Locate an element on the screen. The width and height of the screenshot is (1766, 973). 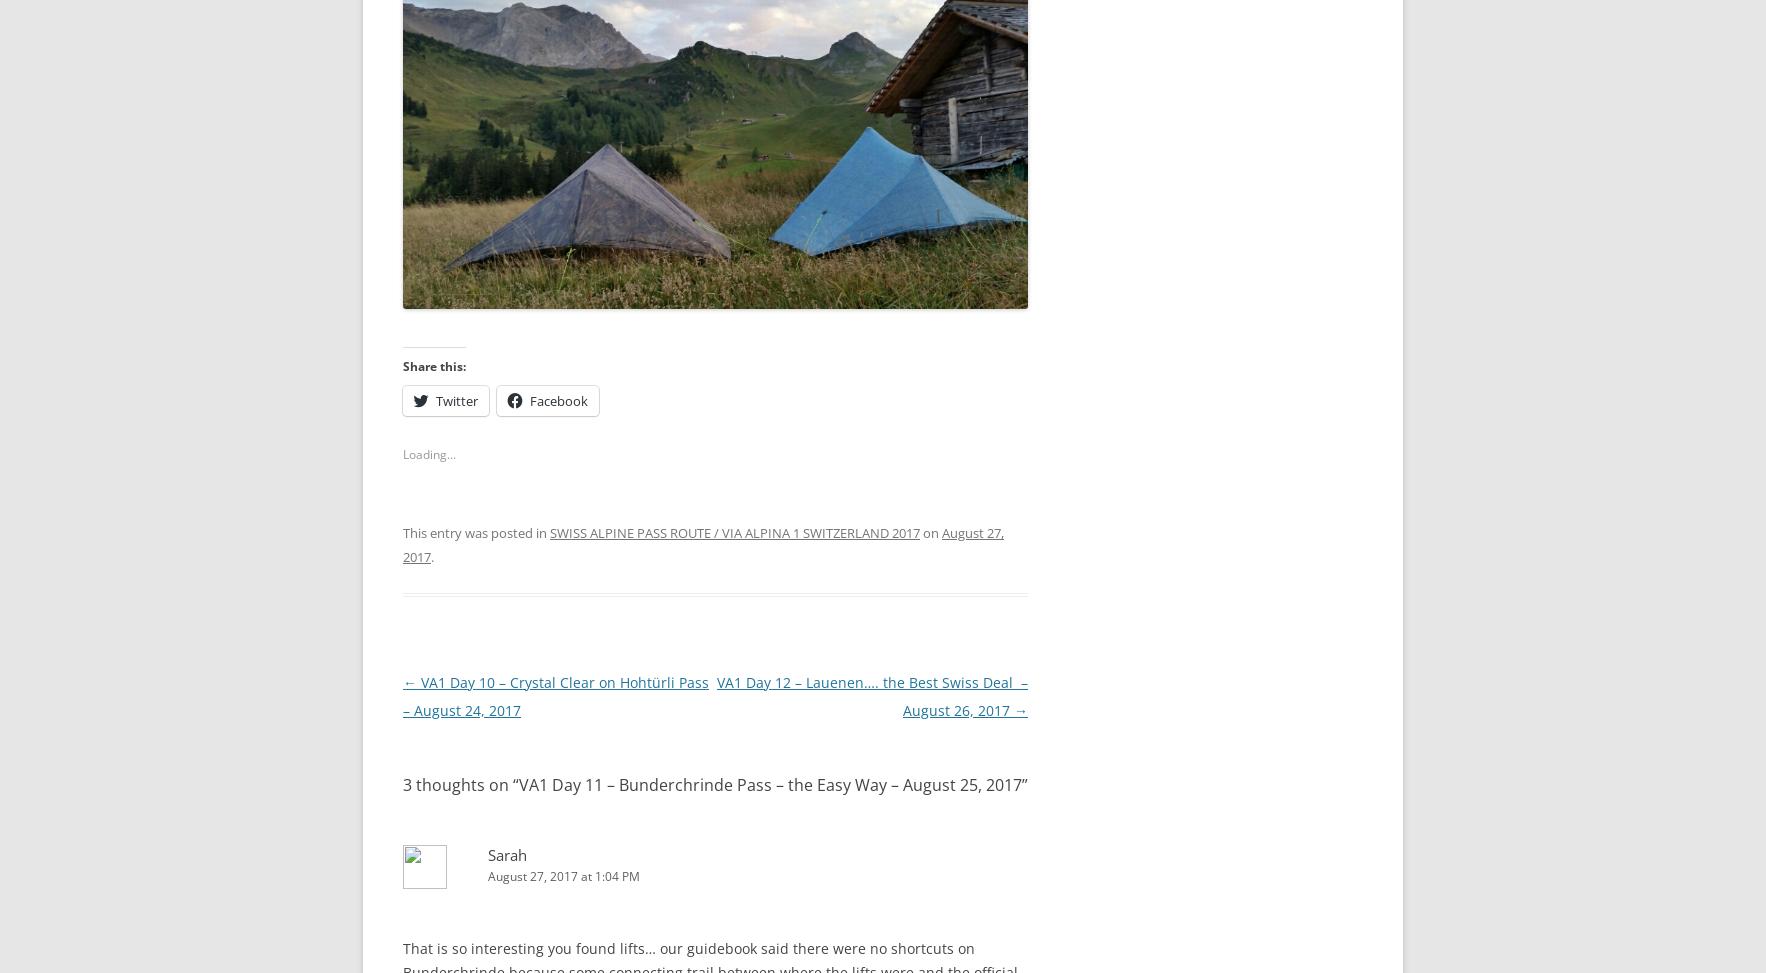
'Sarah' is located at coordinates (507, 850).